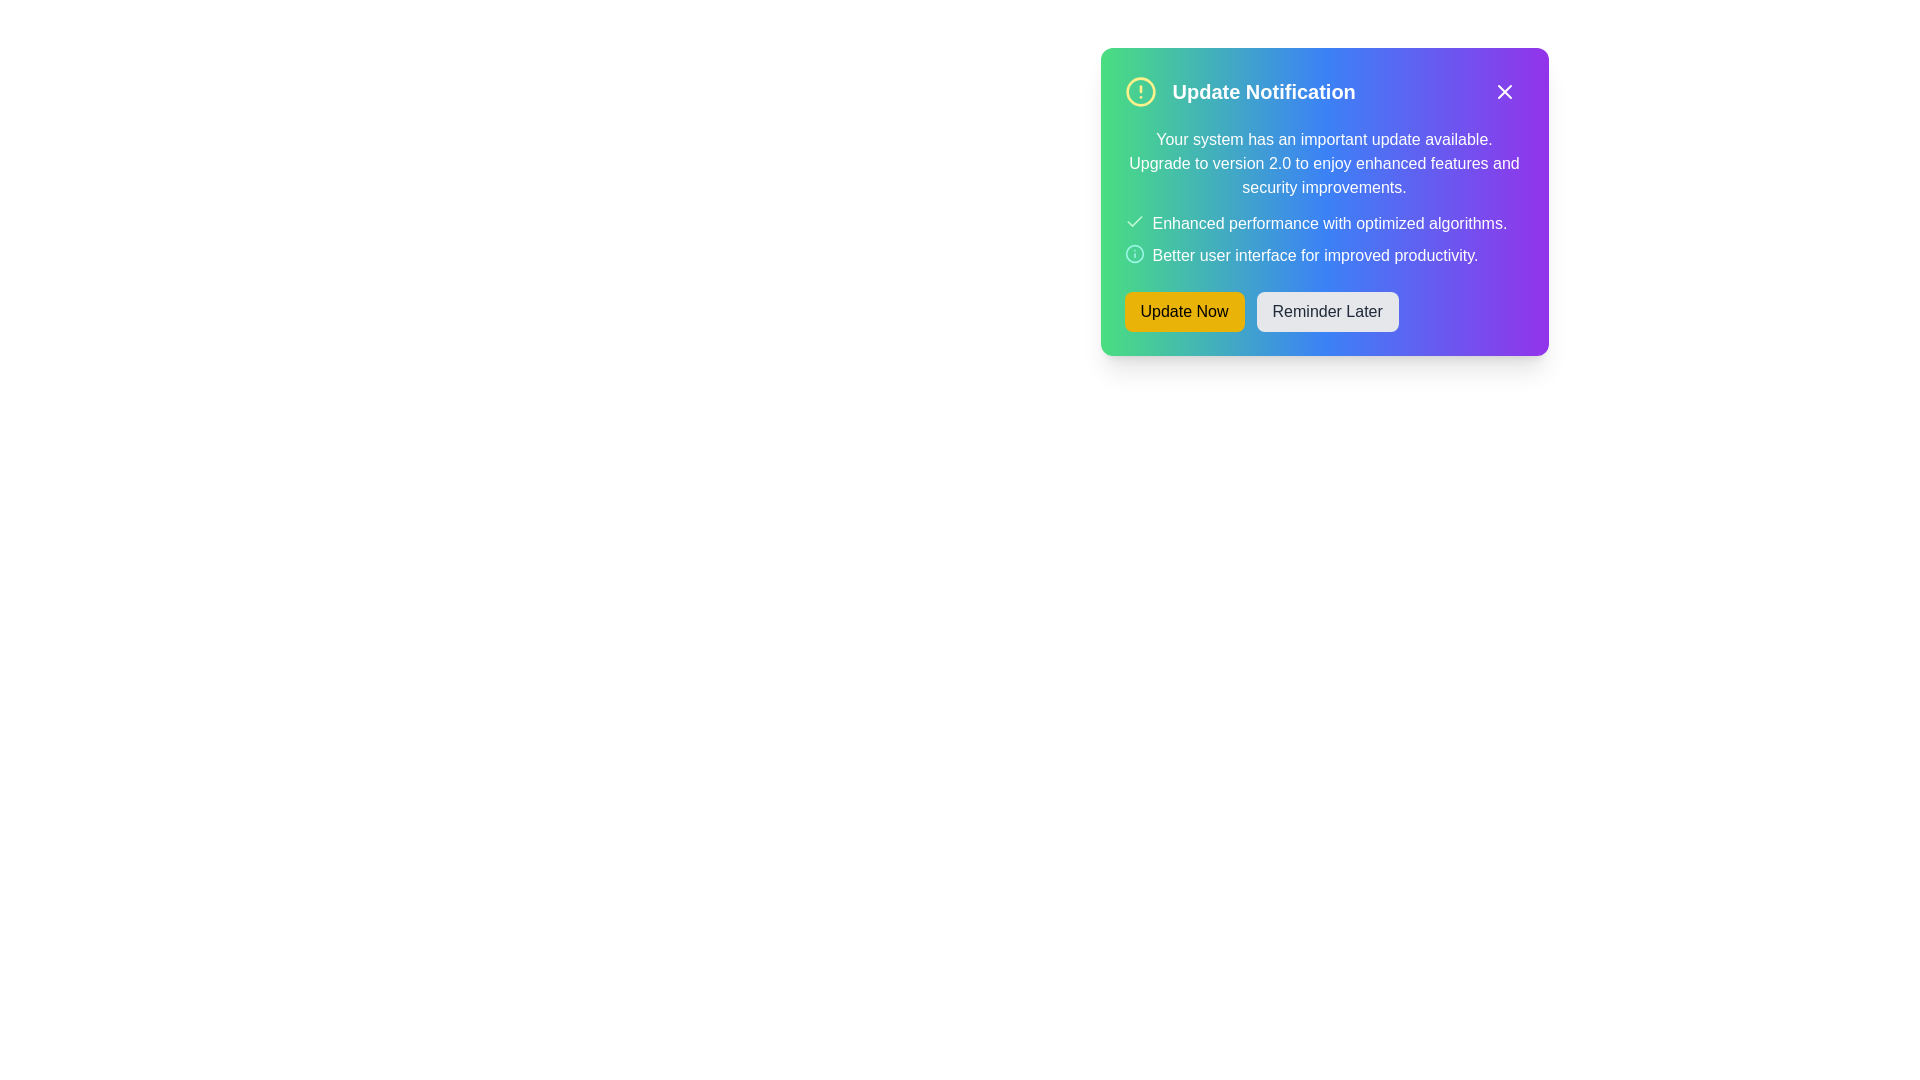 This screenshot has height=1080, width=1920. Describe the element at coordinates (1134, 221) in the screenshot. I see `the checkmark icon within the 'Update Notification' dialog box, indicating successful completion or confirmation` at that location.